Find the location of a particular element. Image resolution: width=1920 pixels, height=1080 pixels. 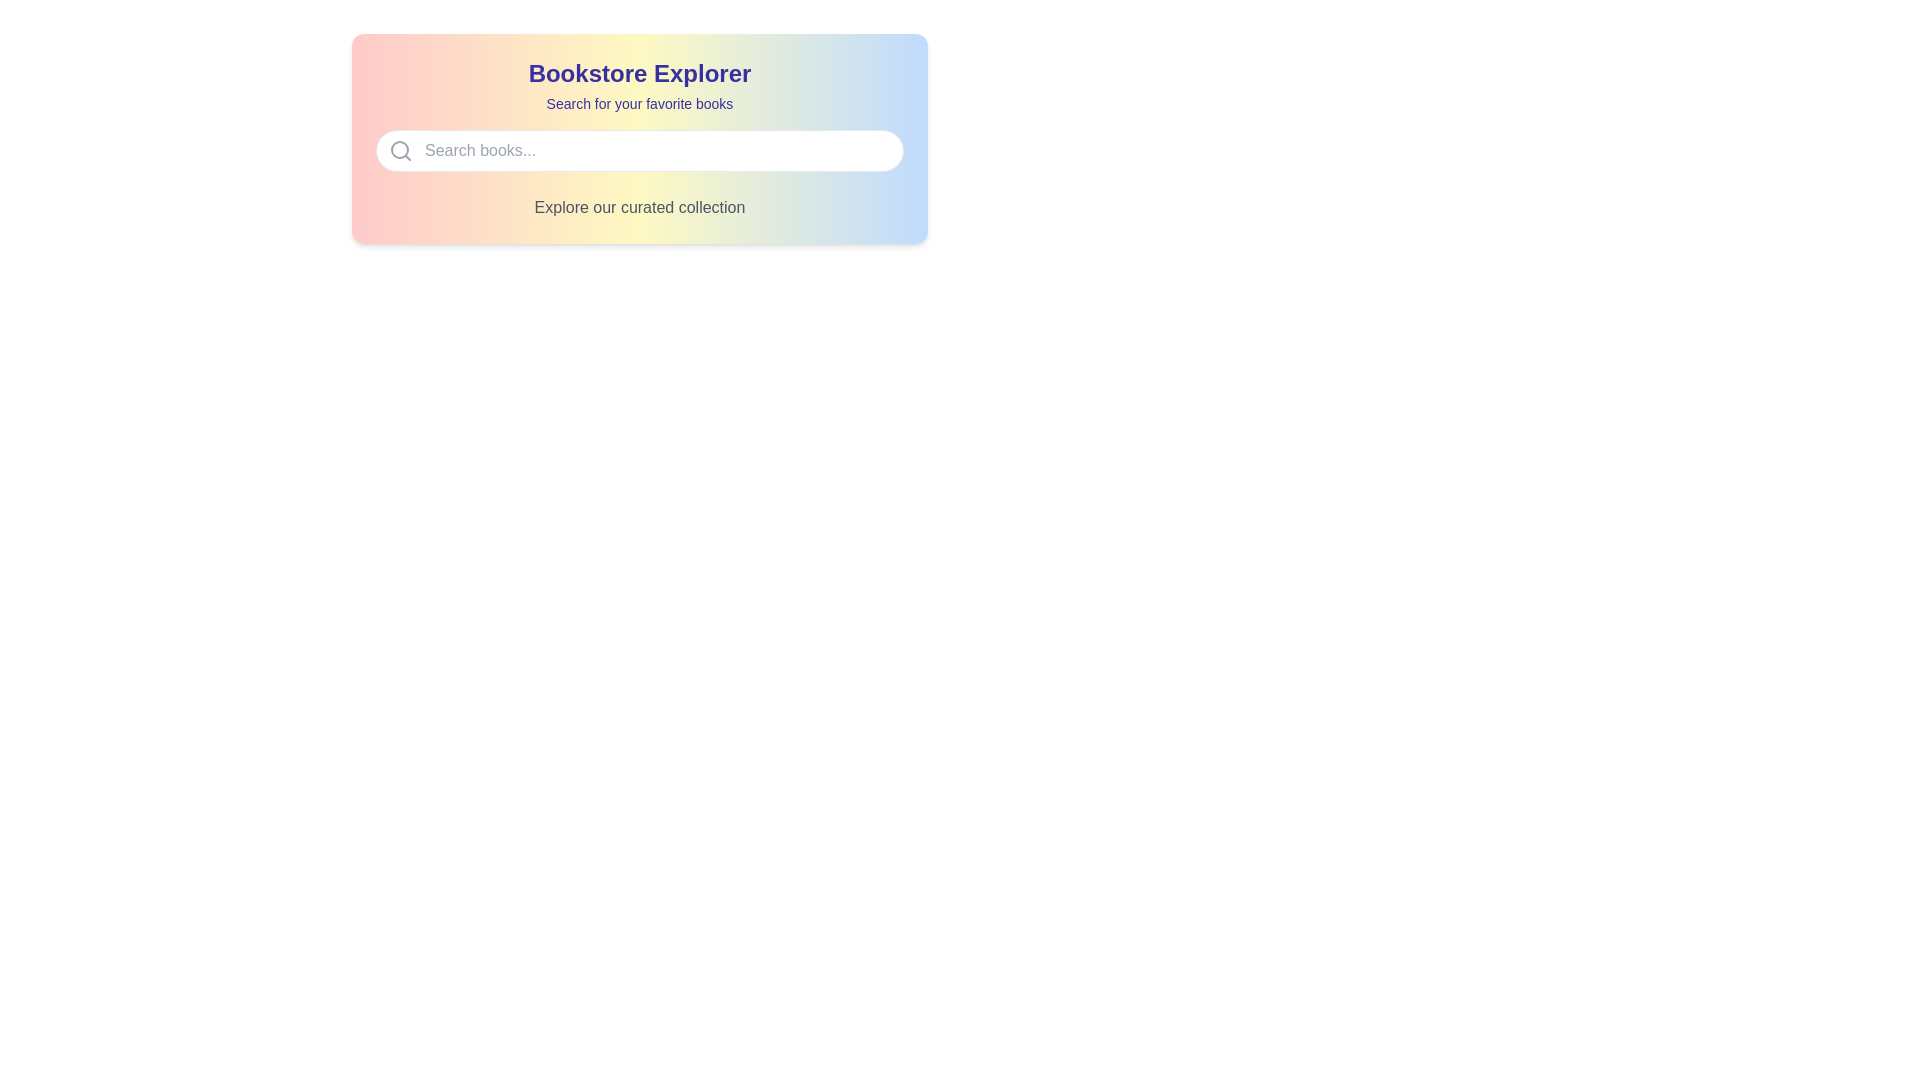

the text description element that provides context or instructions about the 'Bookstore Explorer' interface, positioned below the header and centered horizontally is located at coordinates (638, 104).